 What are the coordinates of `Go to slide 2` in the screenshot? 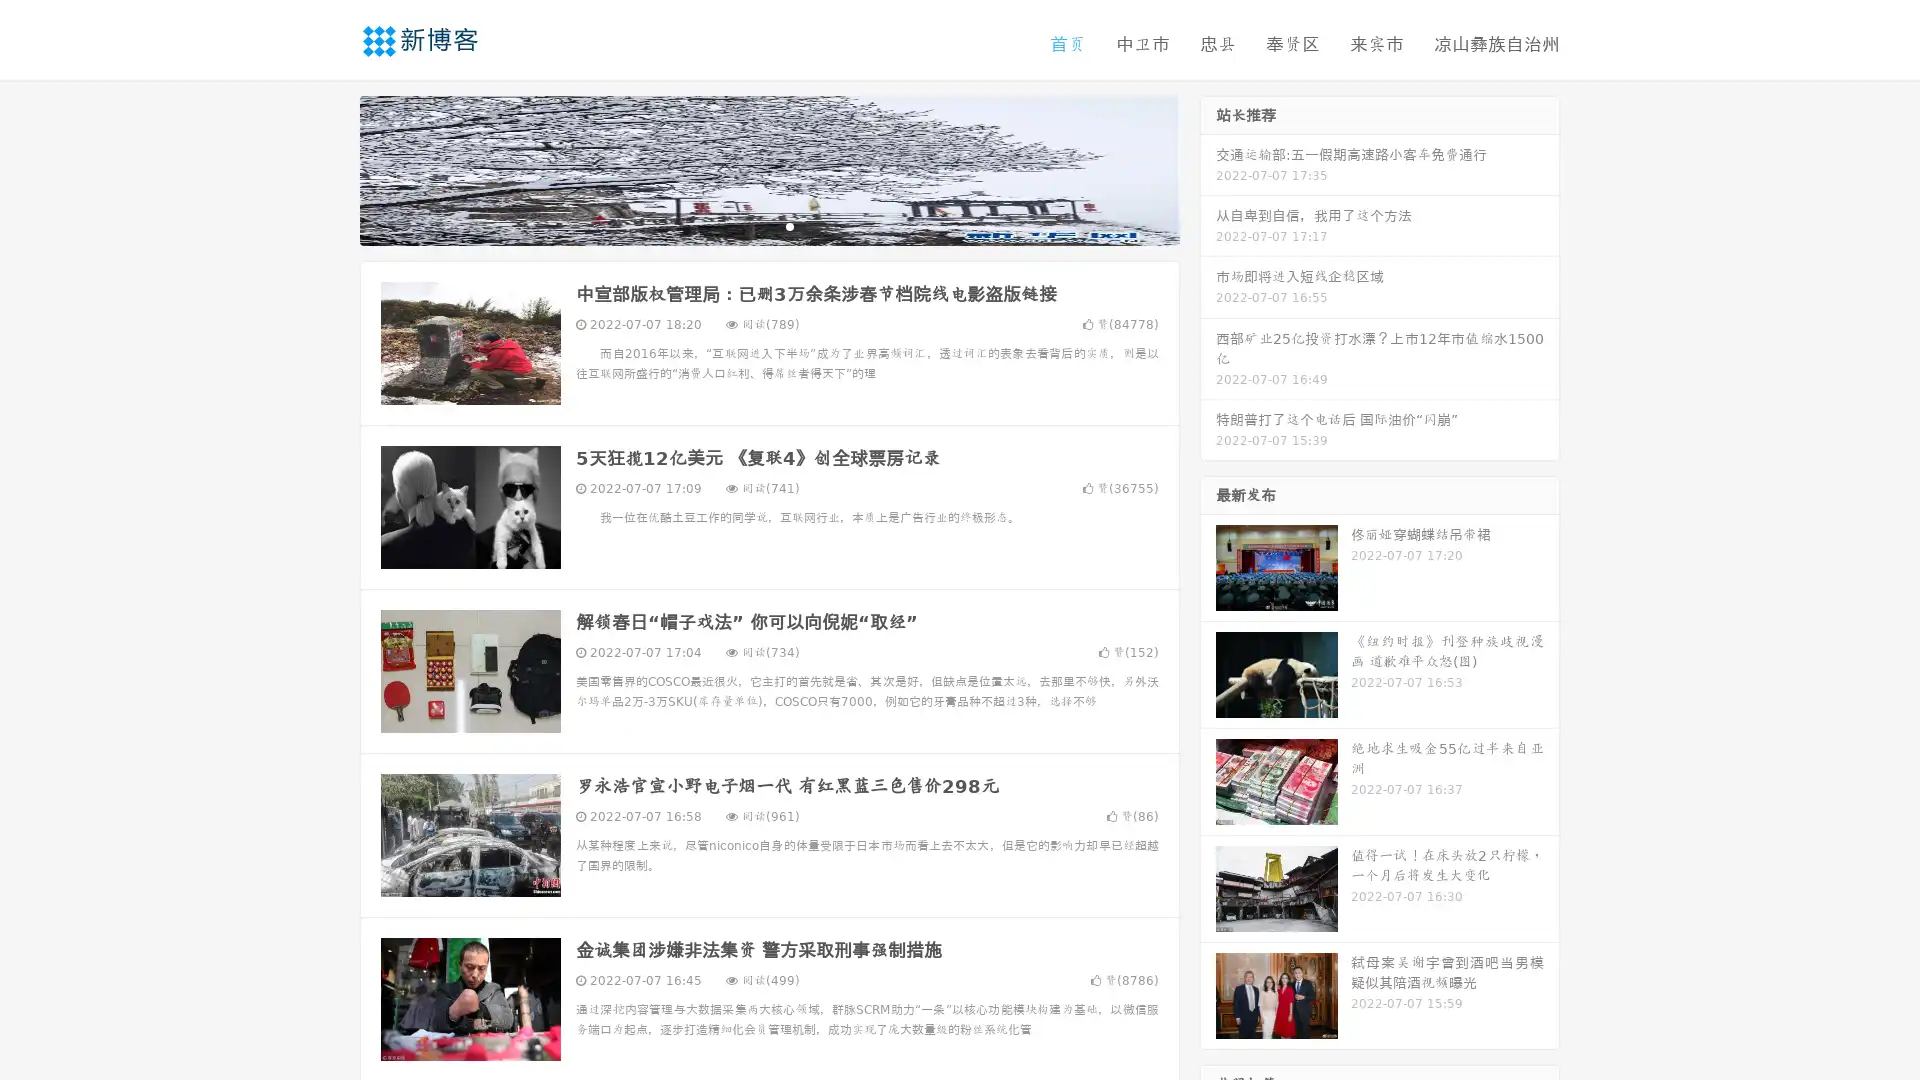 It's located at (768, 225).